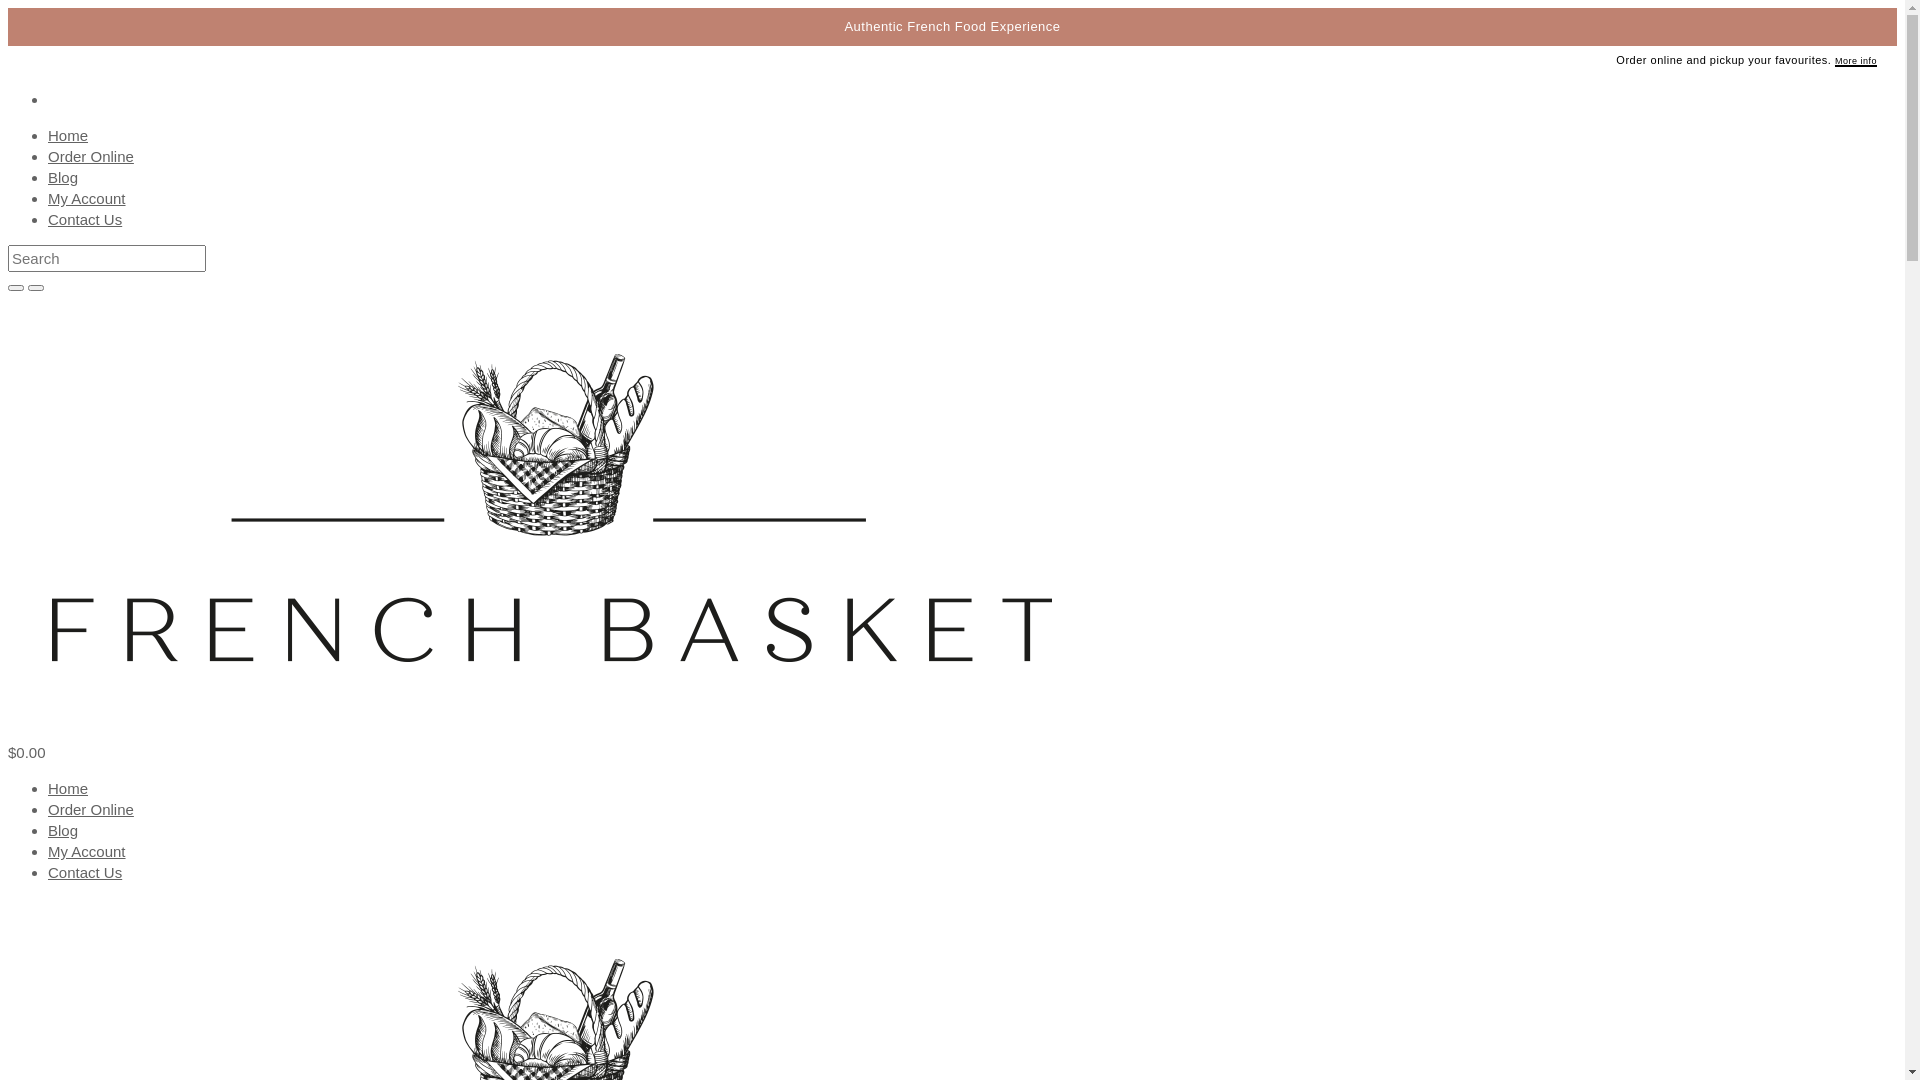 Image resolution: width=1920 pixels, height=1080 pixels. I want to click on 'Contact Us', so click(84, 219).